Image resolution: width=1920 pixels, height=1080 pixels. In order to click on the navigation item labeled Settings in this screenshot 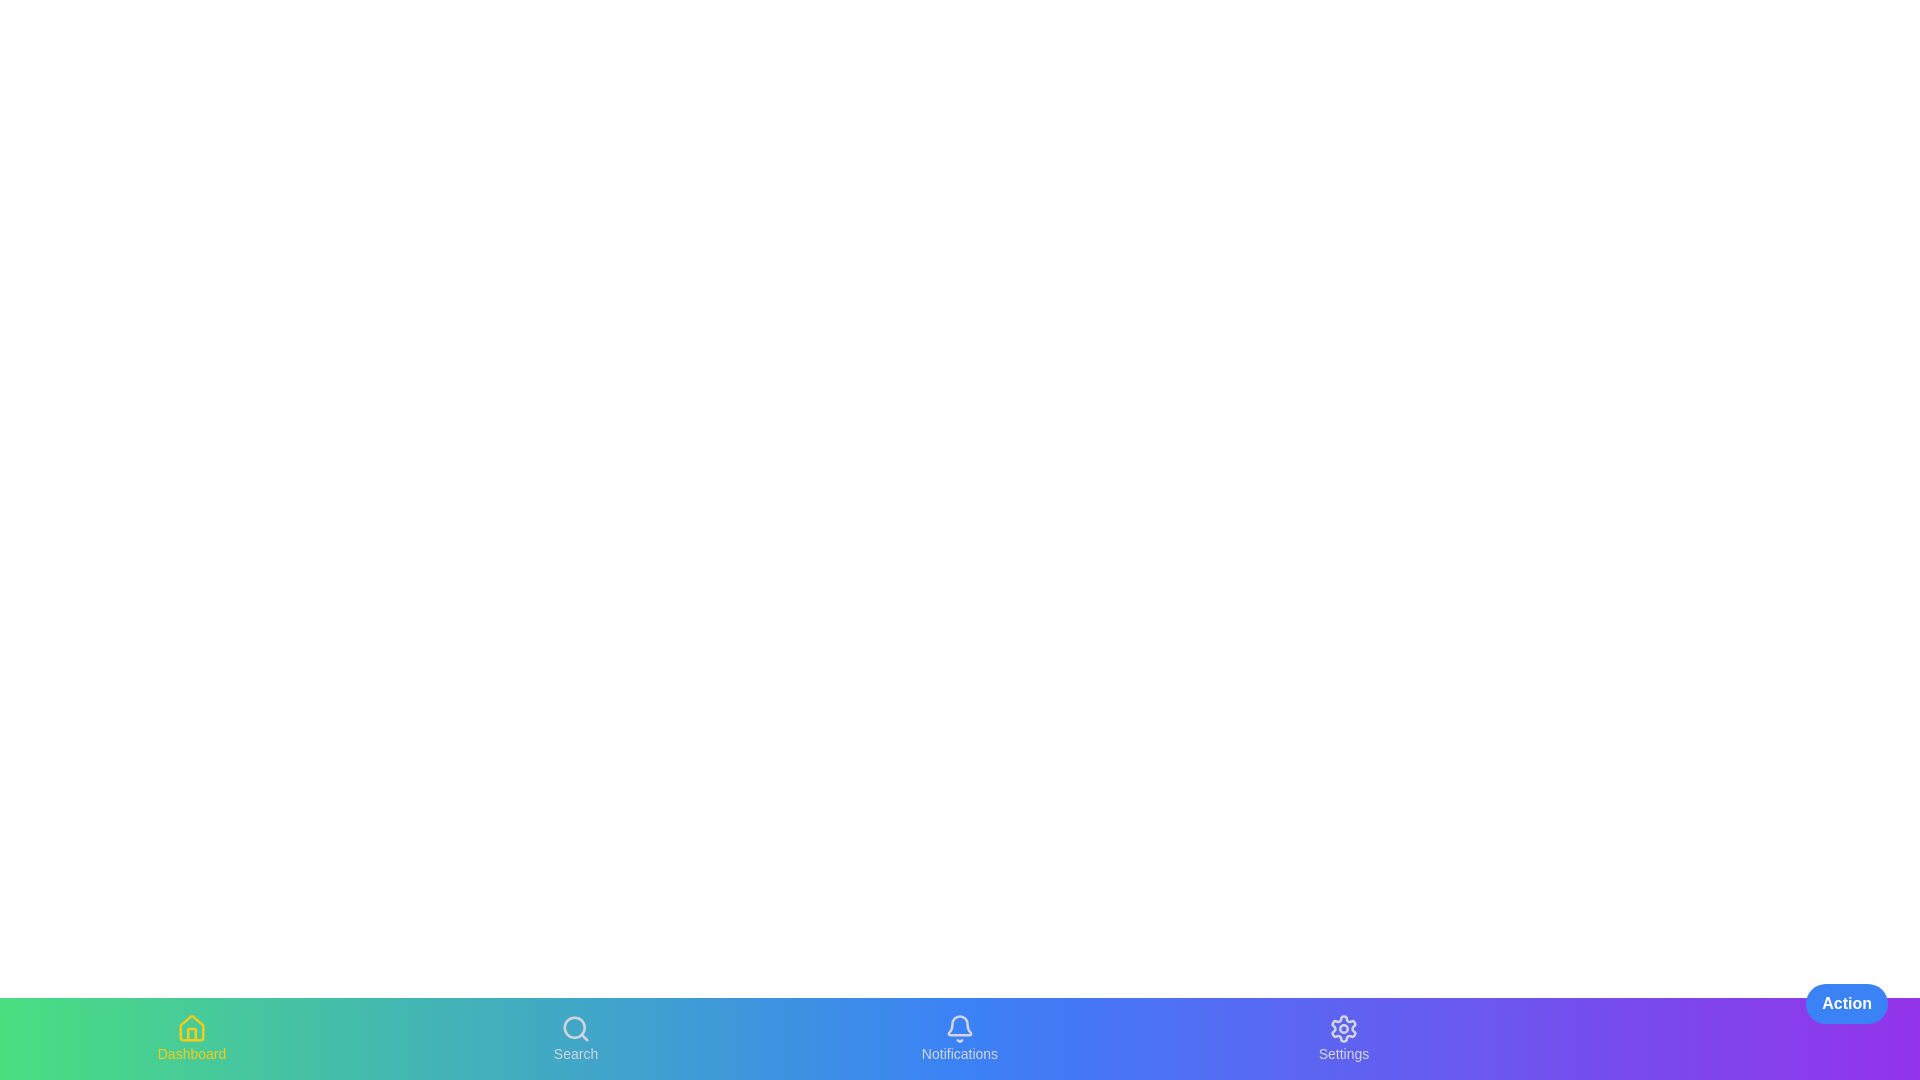, I will do `click(1344, 1037)`.